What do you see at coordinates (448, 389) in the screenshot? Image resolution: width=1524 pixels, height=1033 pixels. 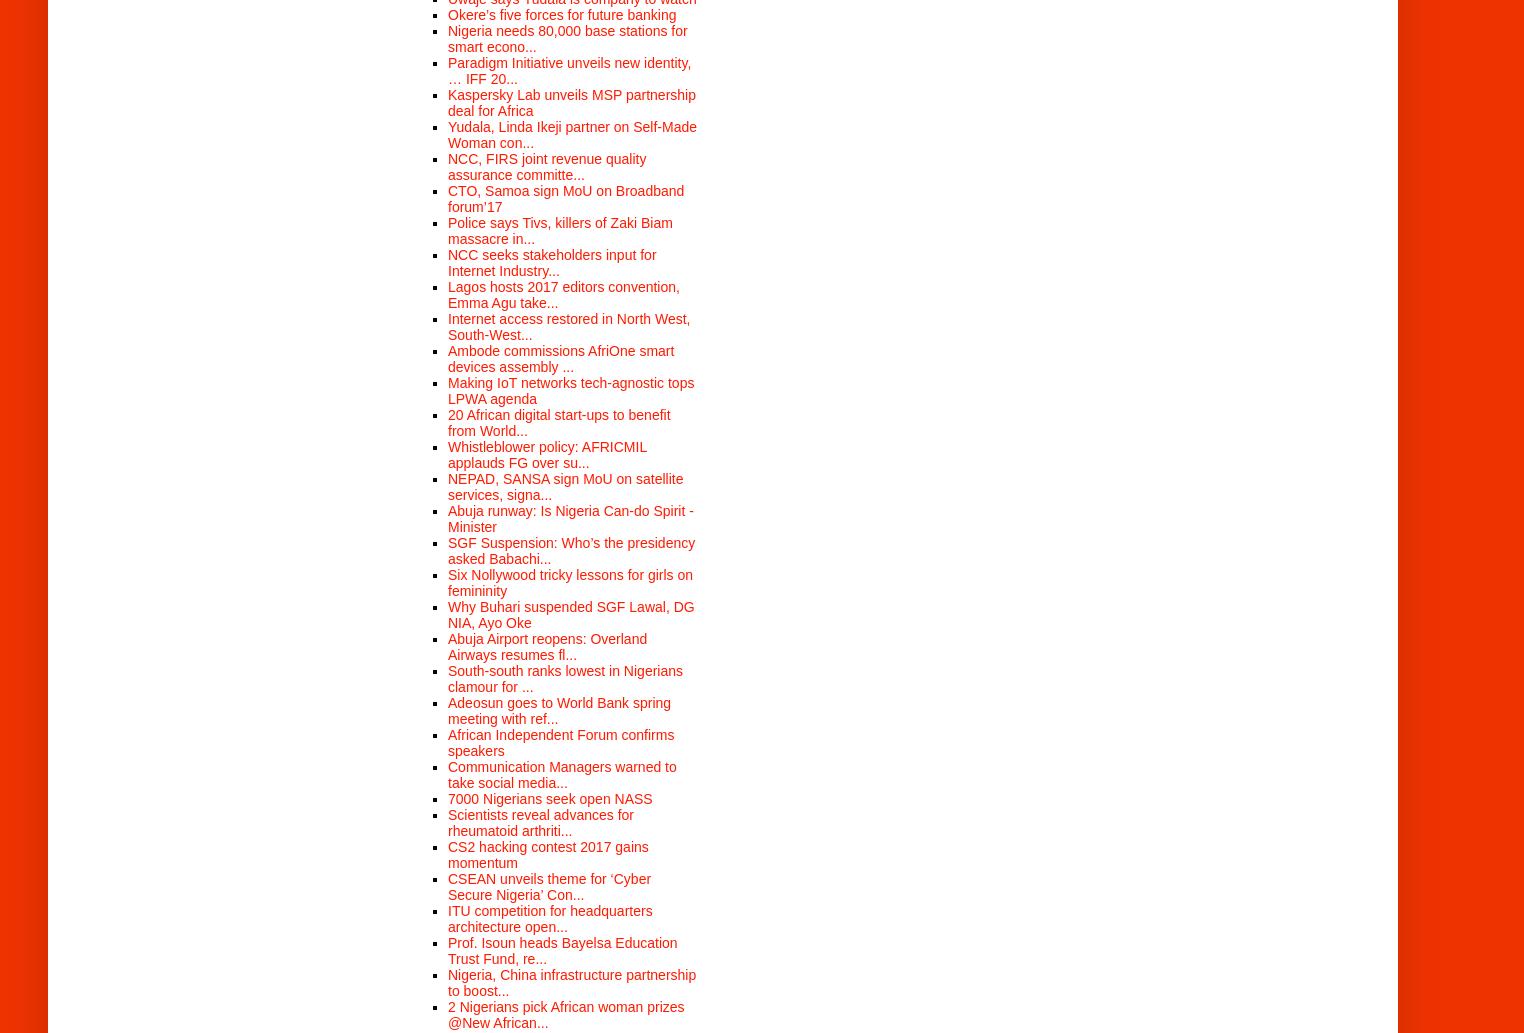 I see `'Making IoT networks tech-agnostic tops LPWA agenda'` at bounding box center [448, 389].